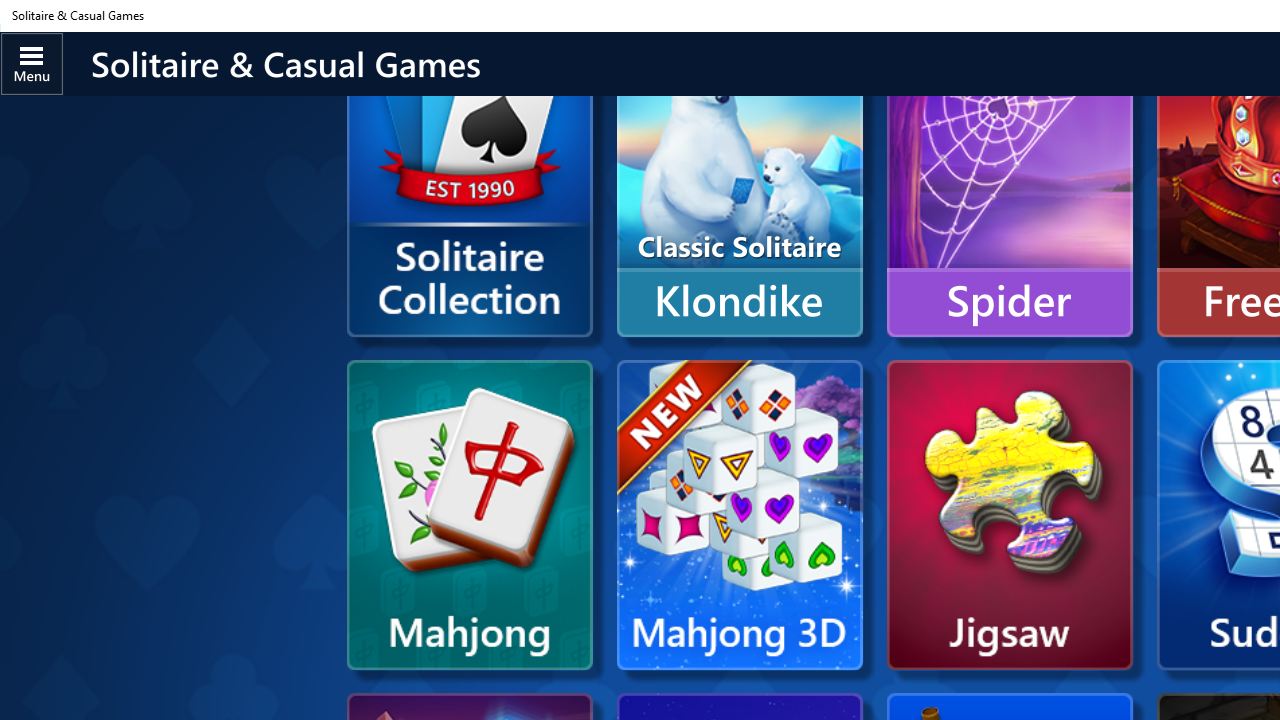 This screenshot has width=1280, height=720. I want to click on 'Microsoft Mahjong', so click(468, 514).